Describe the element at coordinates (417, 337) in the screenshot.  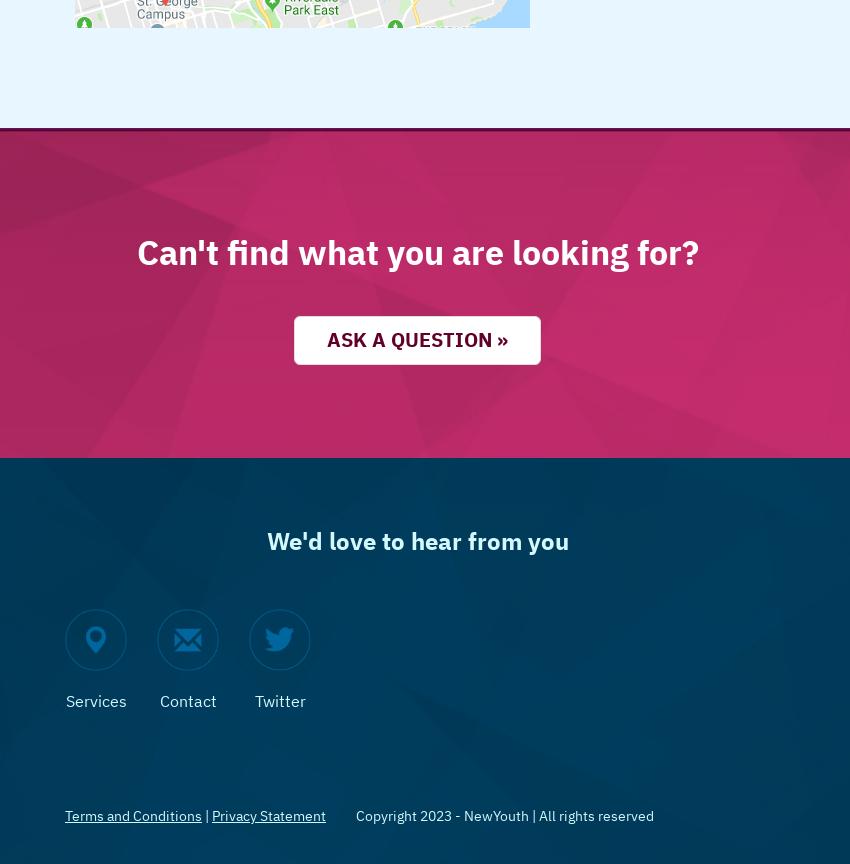
I see `'Ask a question »'` at that location.